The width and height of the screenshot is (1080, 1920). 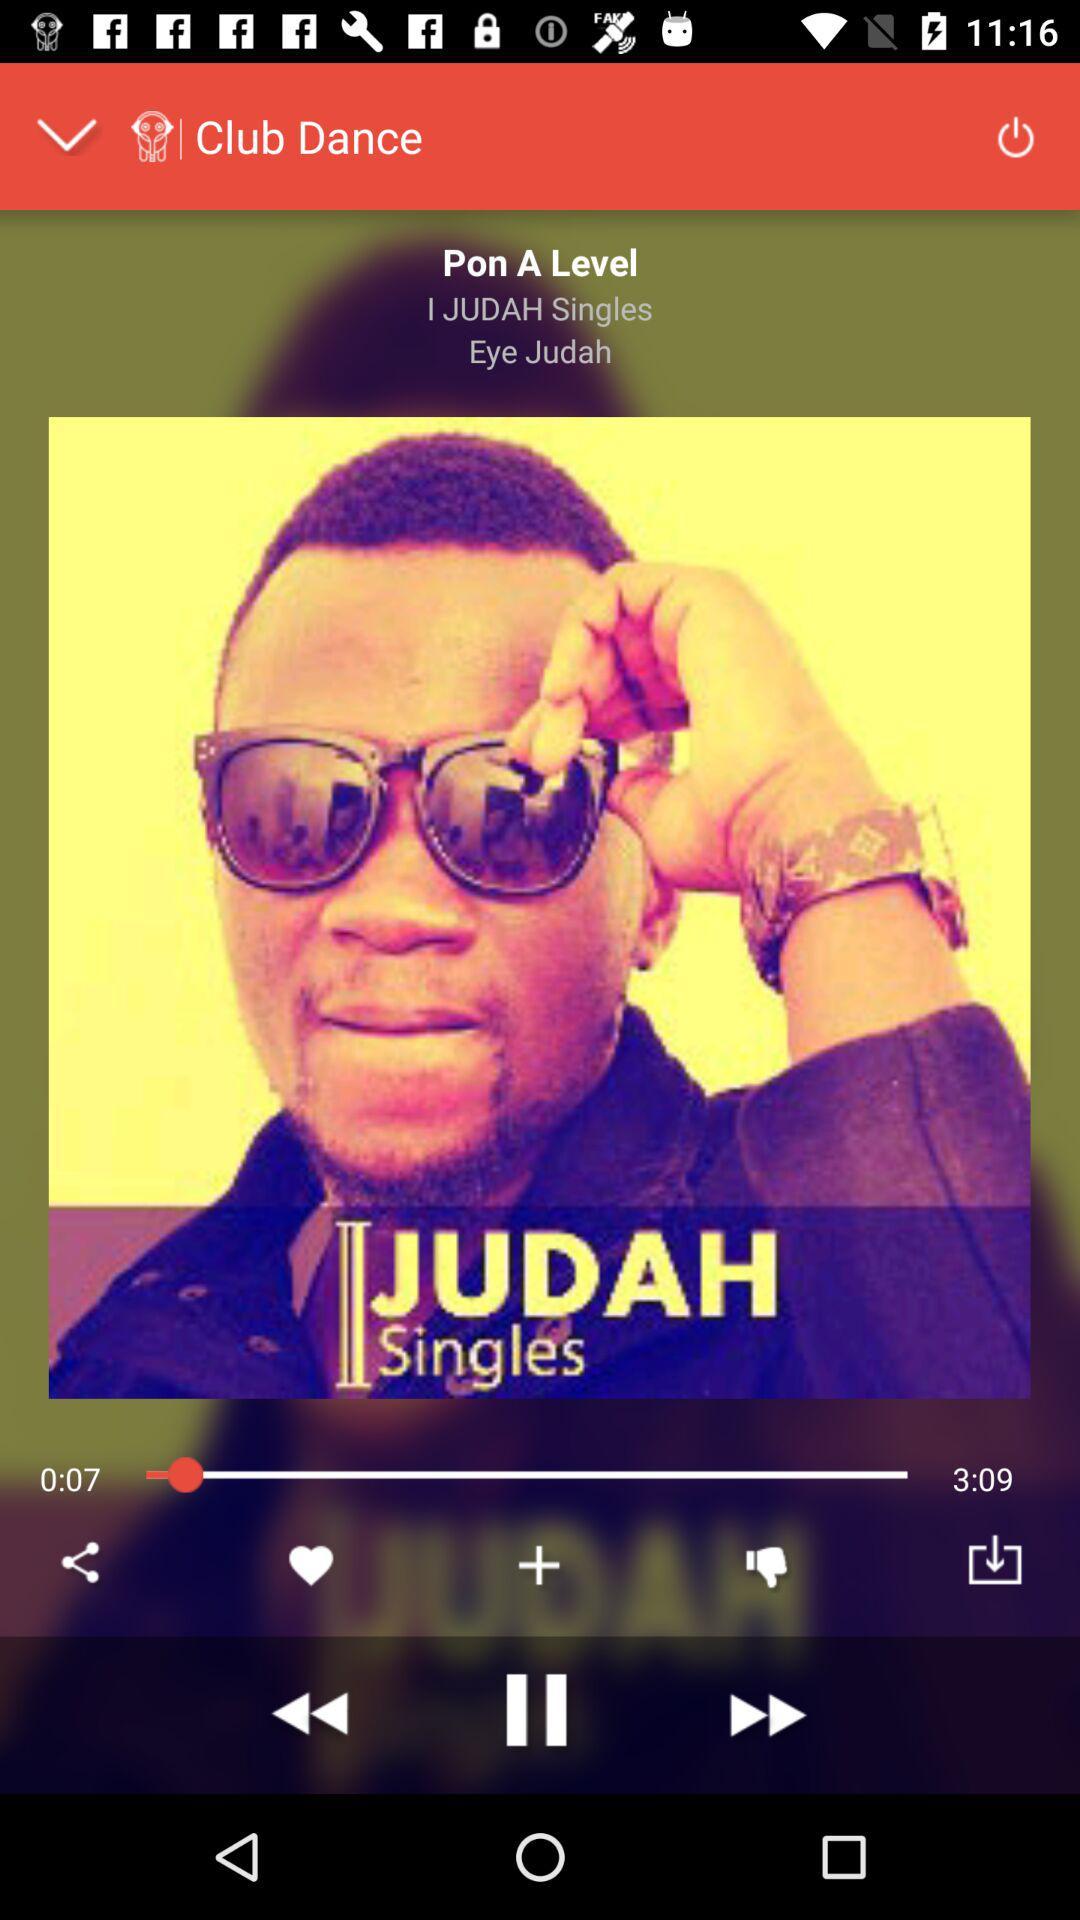 What do you see at coordinates (540, 1714) in the screenshot?
I see `switch autoplay option` at bounding box center [540, 1714].